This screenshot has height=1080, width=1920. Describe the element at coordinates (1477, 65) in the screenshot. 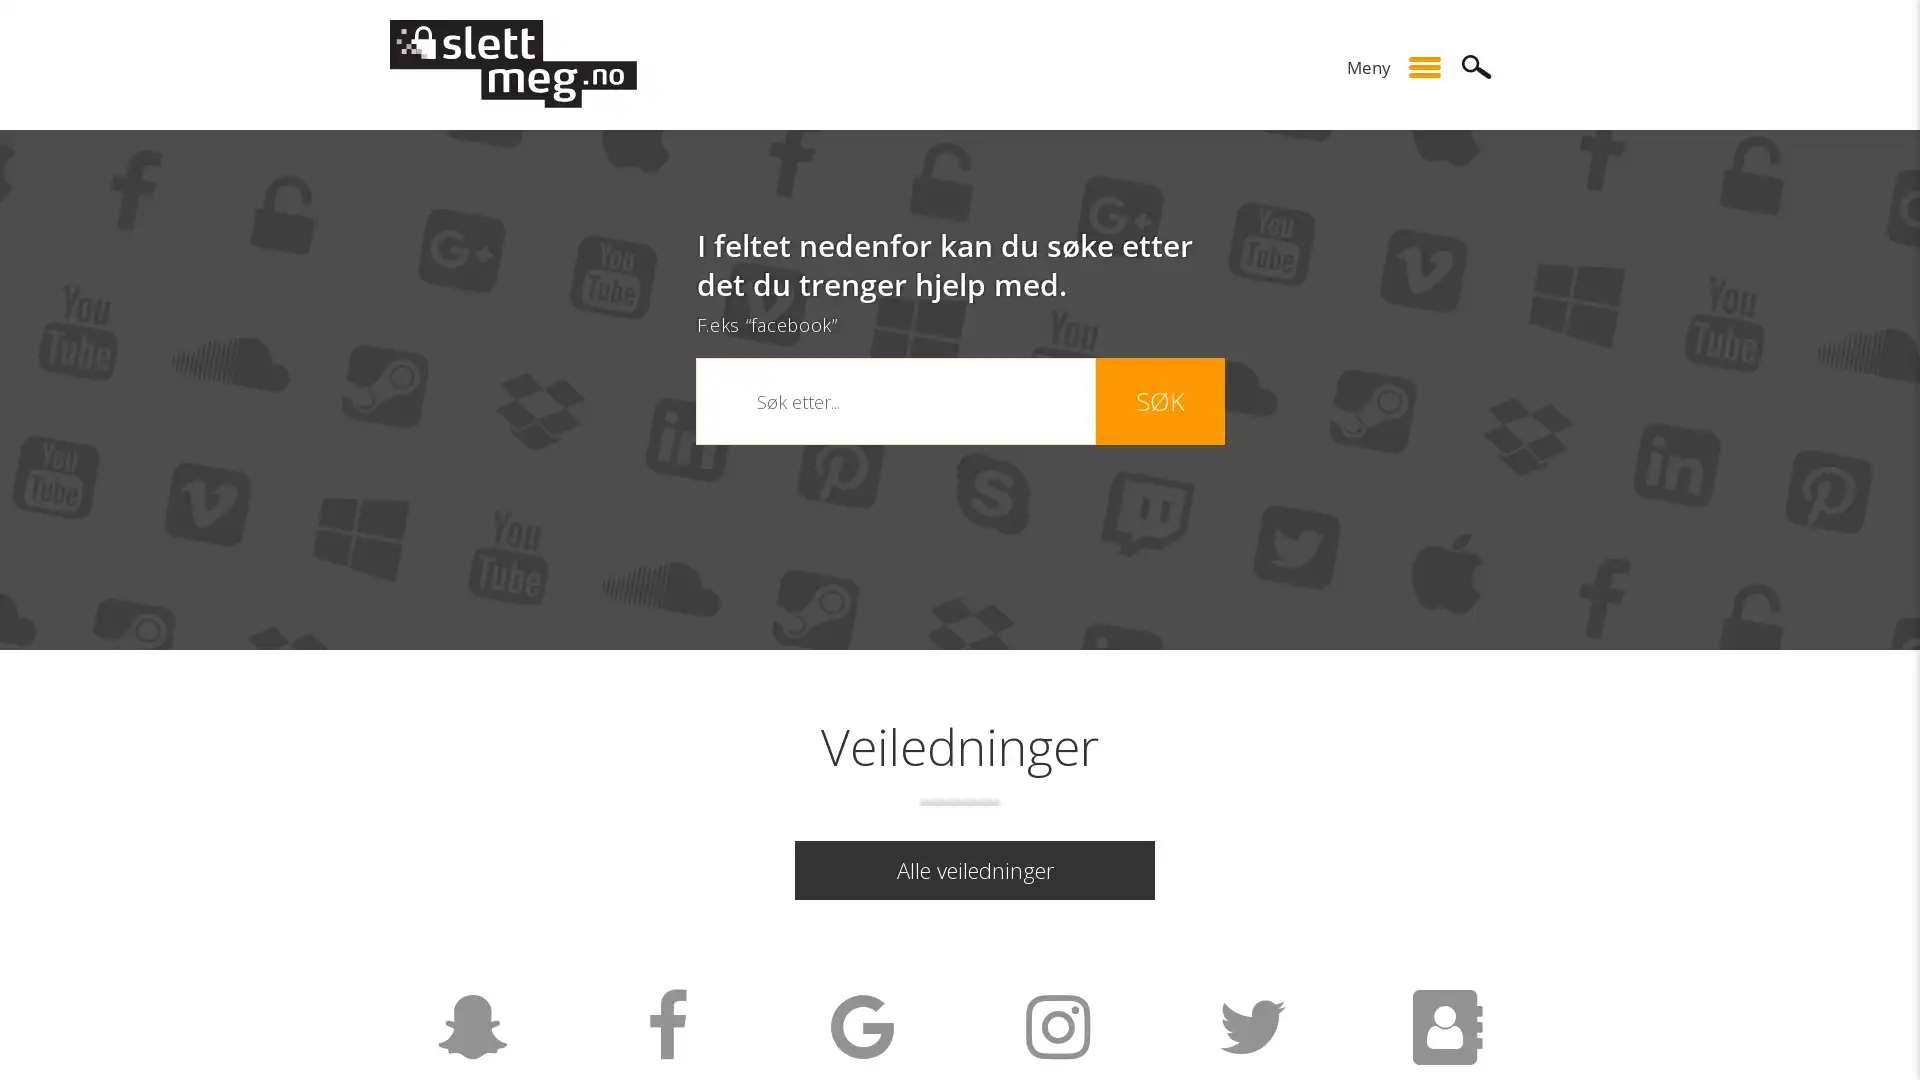

I see `Sk` at that location.